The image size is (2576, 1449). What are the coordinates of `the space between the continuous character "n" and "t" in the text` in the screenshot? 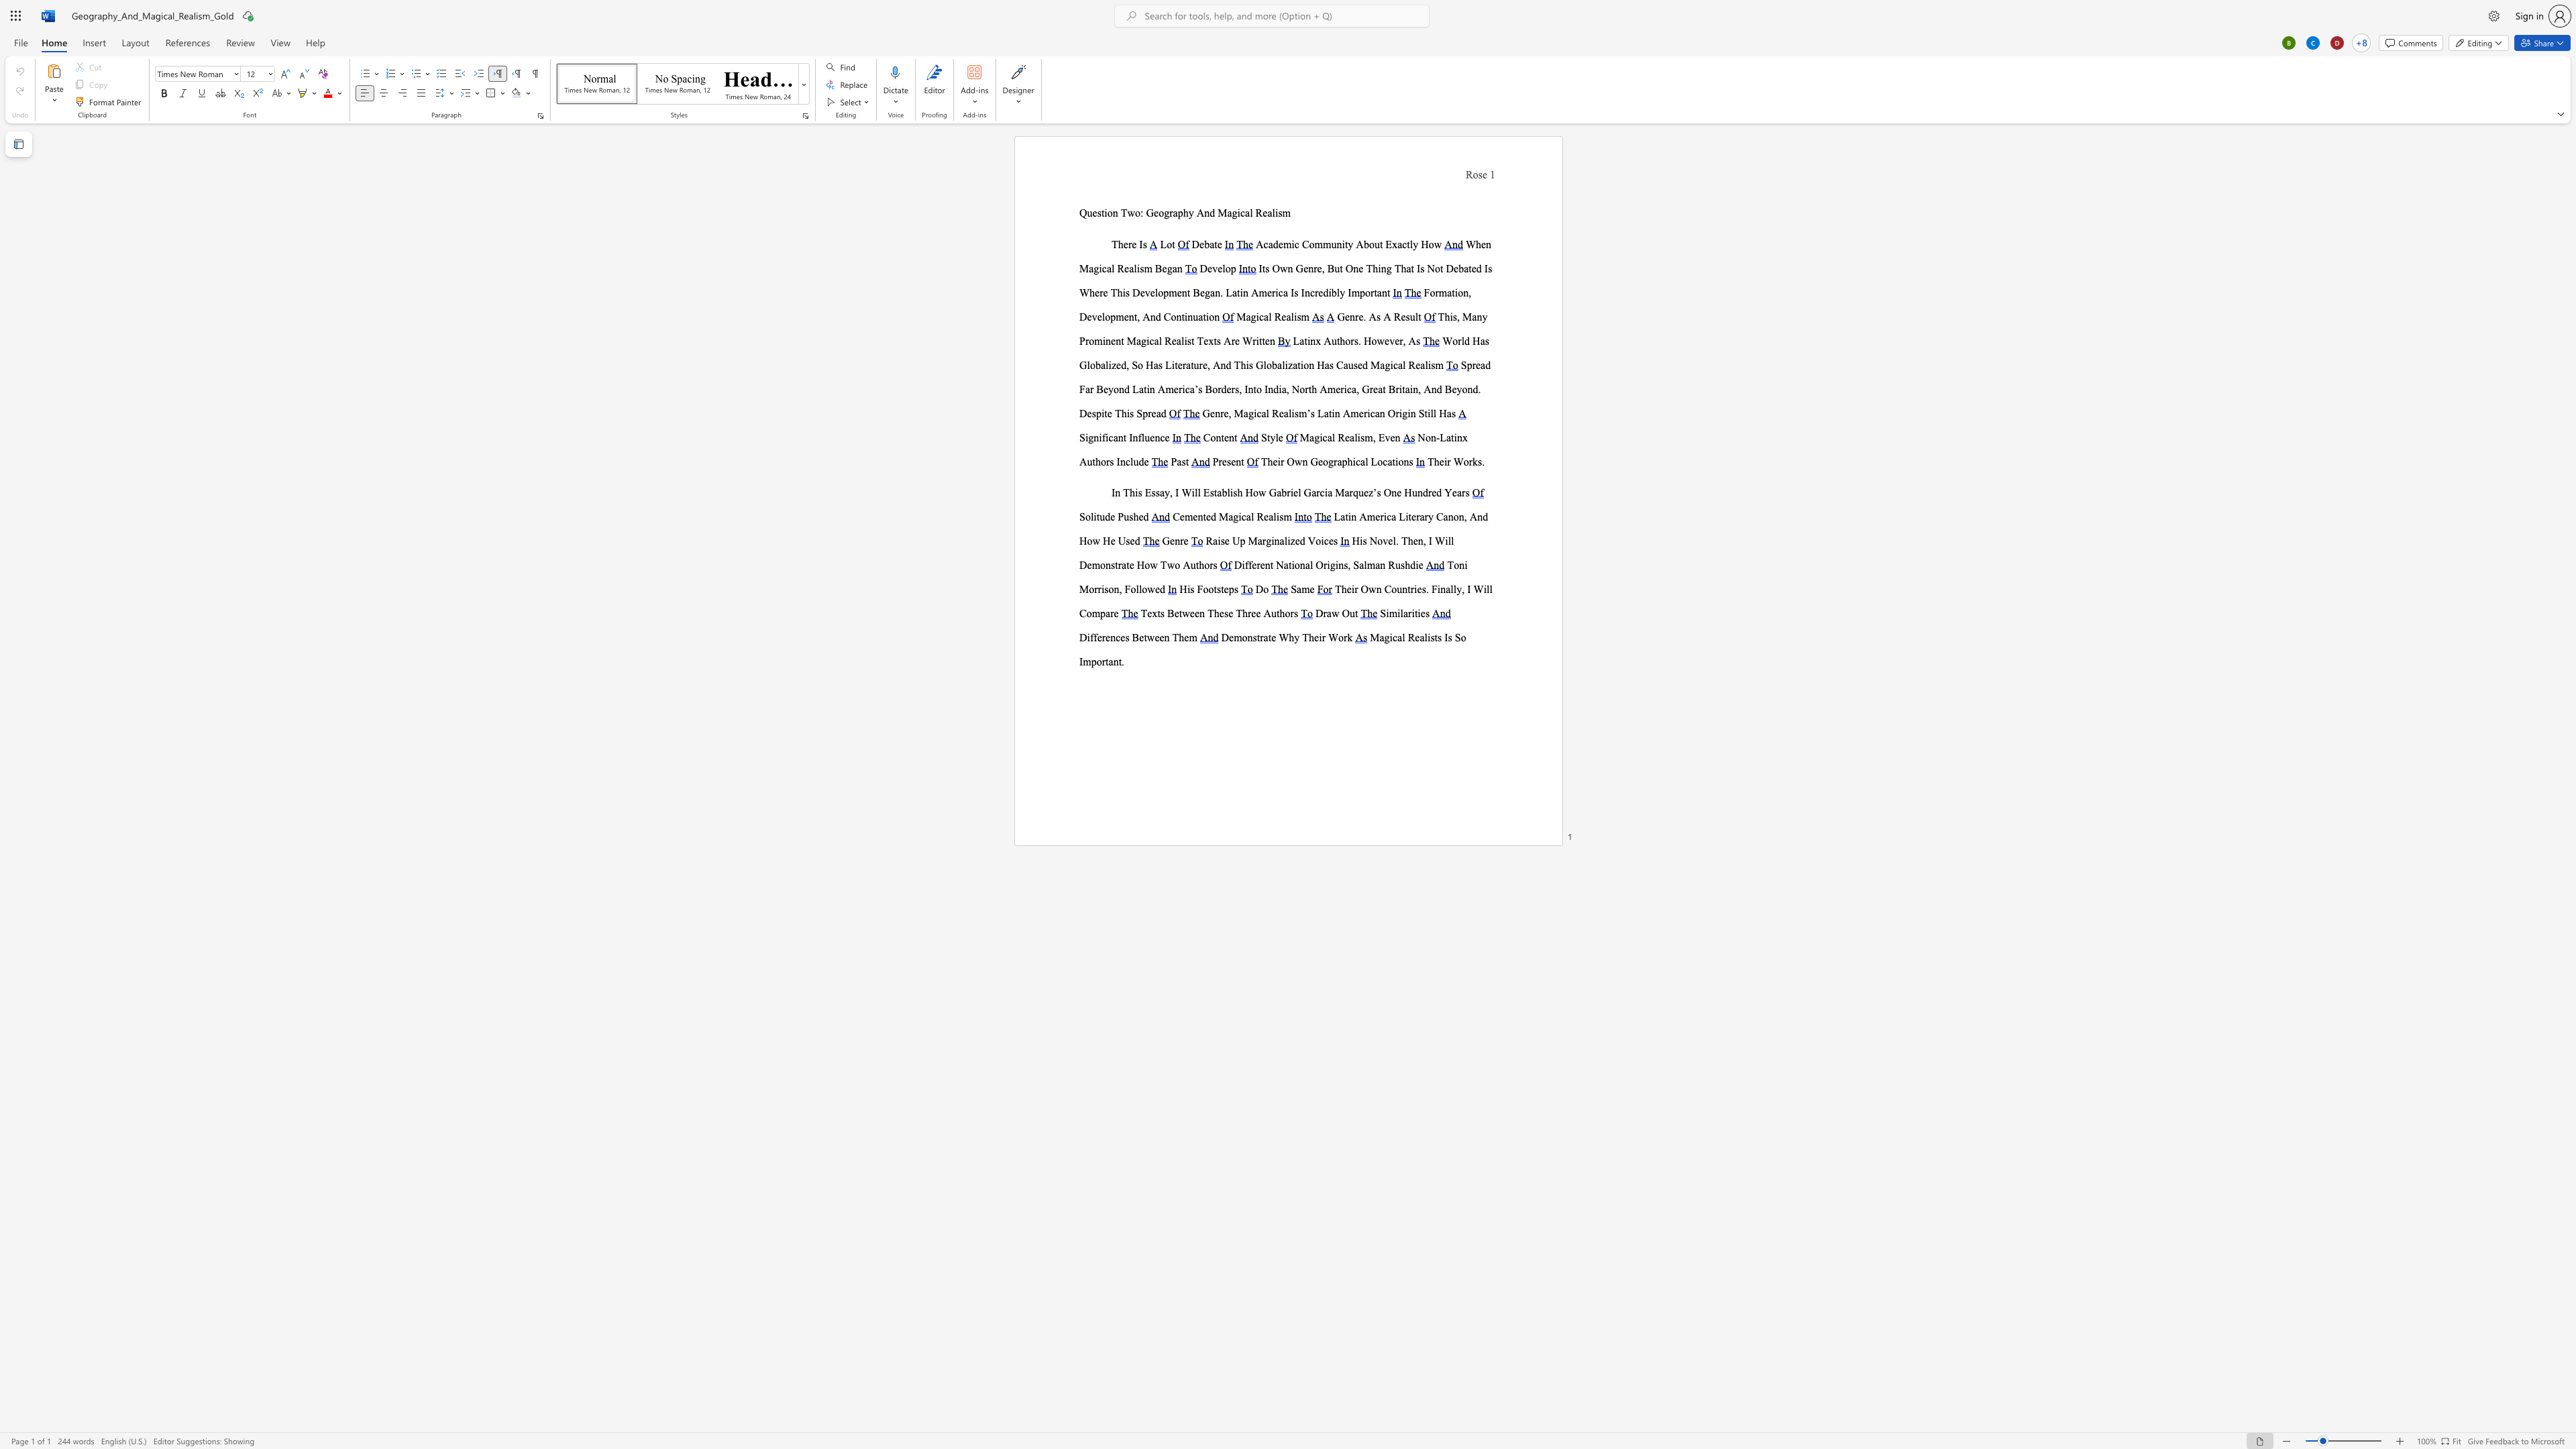 It's located at (1122, 437).